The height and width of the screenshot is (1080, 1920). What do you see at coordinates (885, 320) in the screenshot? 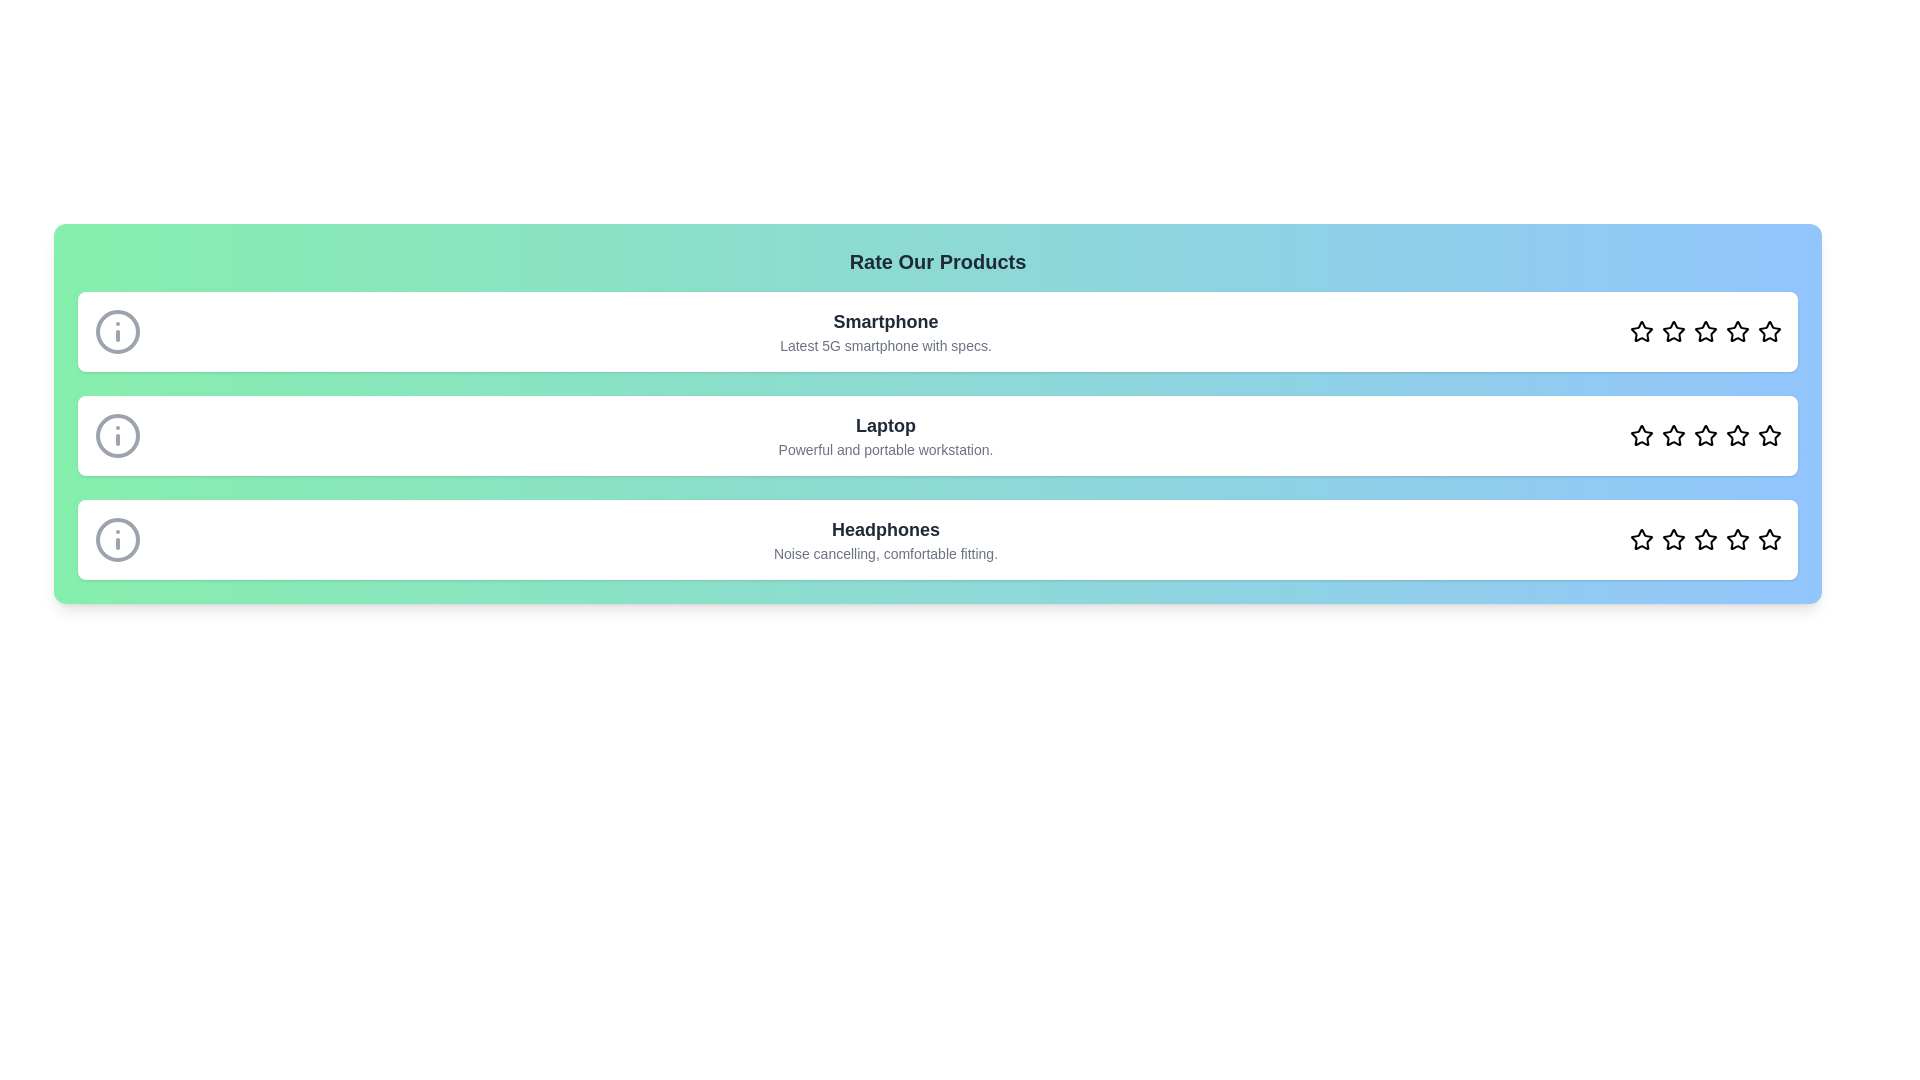
I see `the text label 'Smartphone' which is bold, larger in font size, and dark gray in color, positioned above the product description 'Latest 5G smartphone with specs.'` at bounding box center [885, 320].